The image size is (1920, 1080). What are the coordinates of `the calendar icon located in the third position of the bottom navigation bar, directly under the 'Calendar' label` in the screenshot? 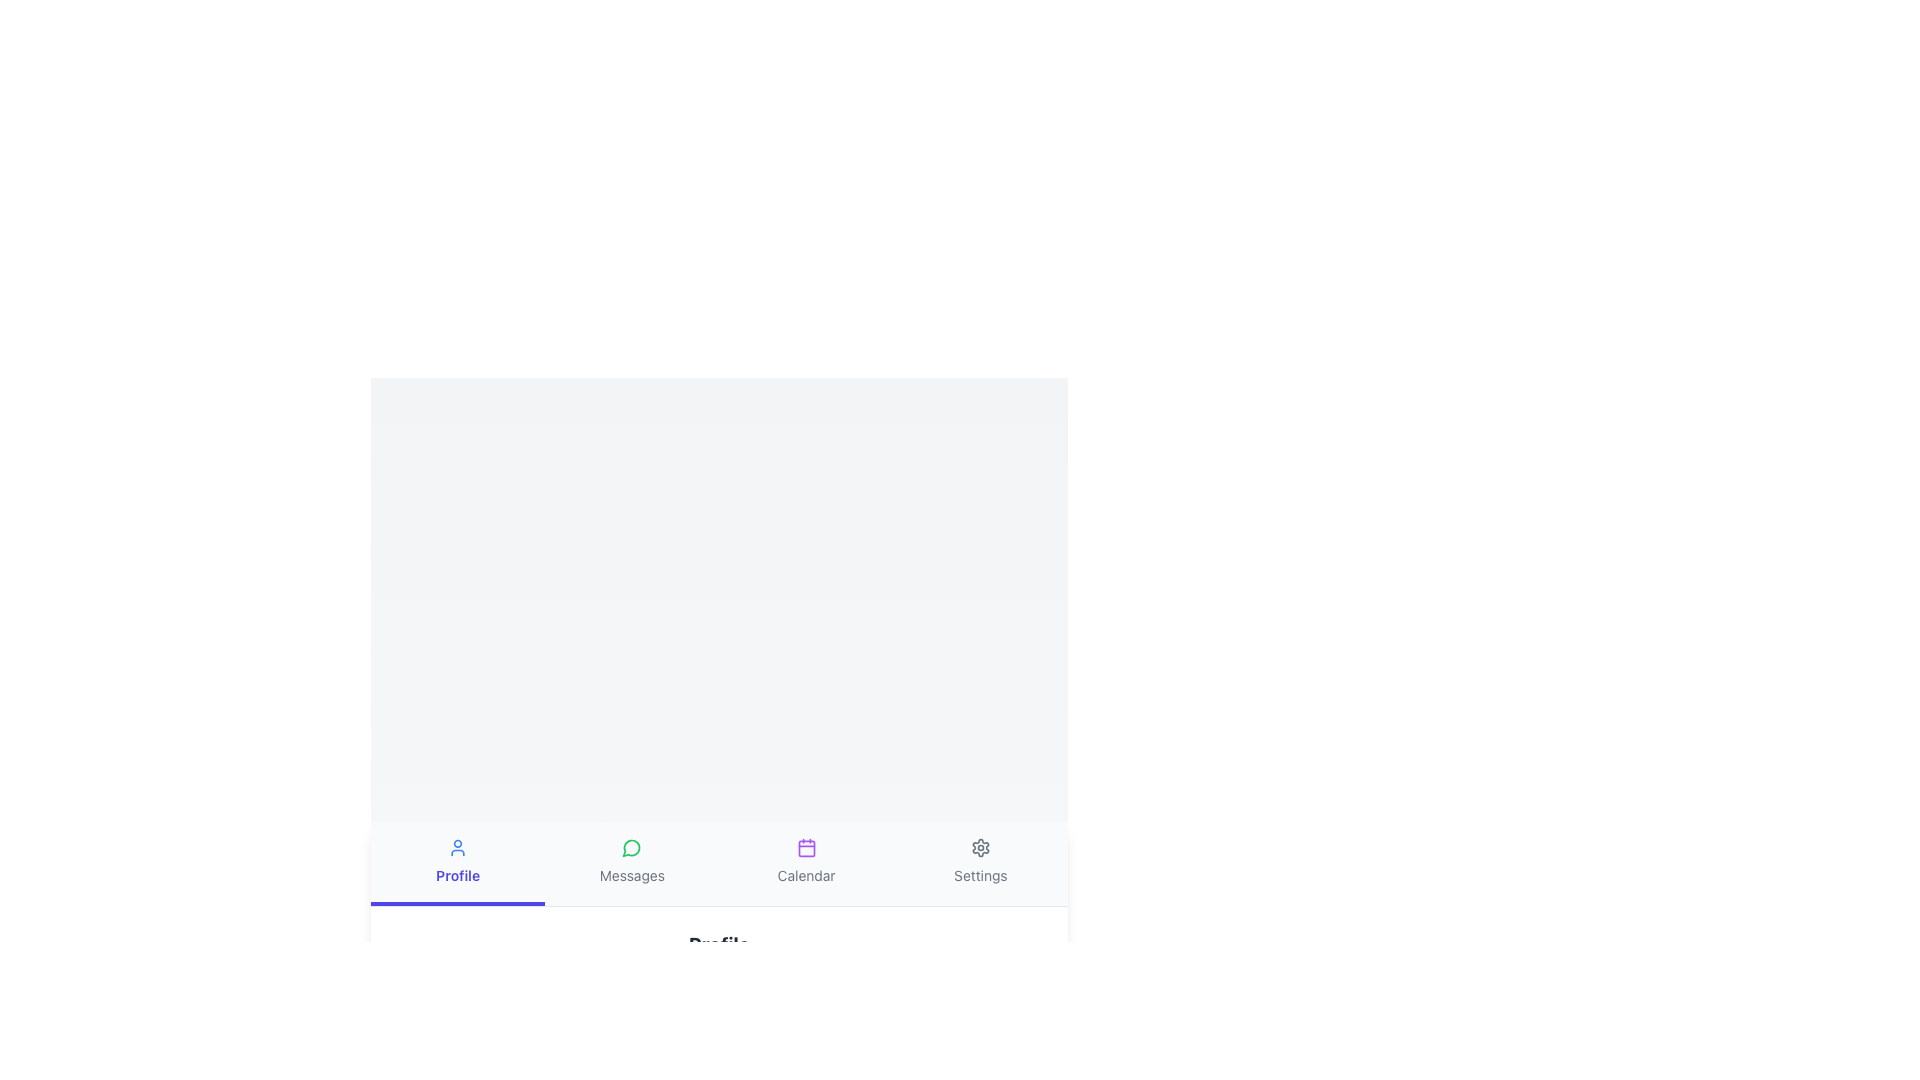 It's located at (806, 848).